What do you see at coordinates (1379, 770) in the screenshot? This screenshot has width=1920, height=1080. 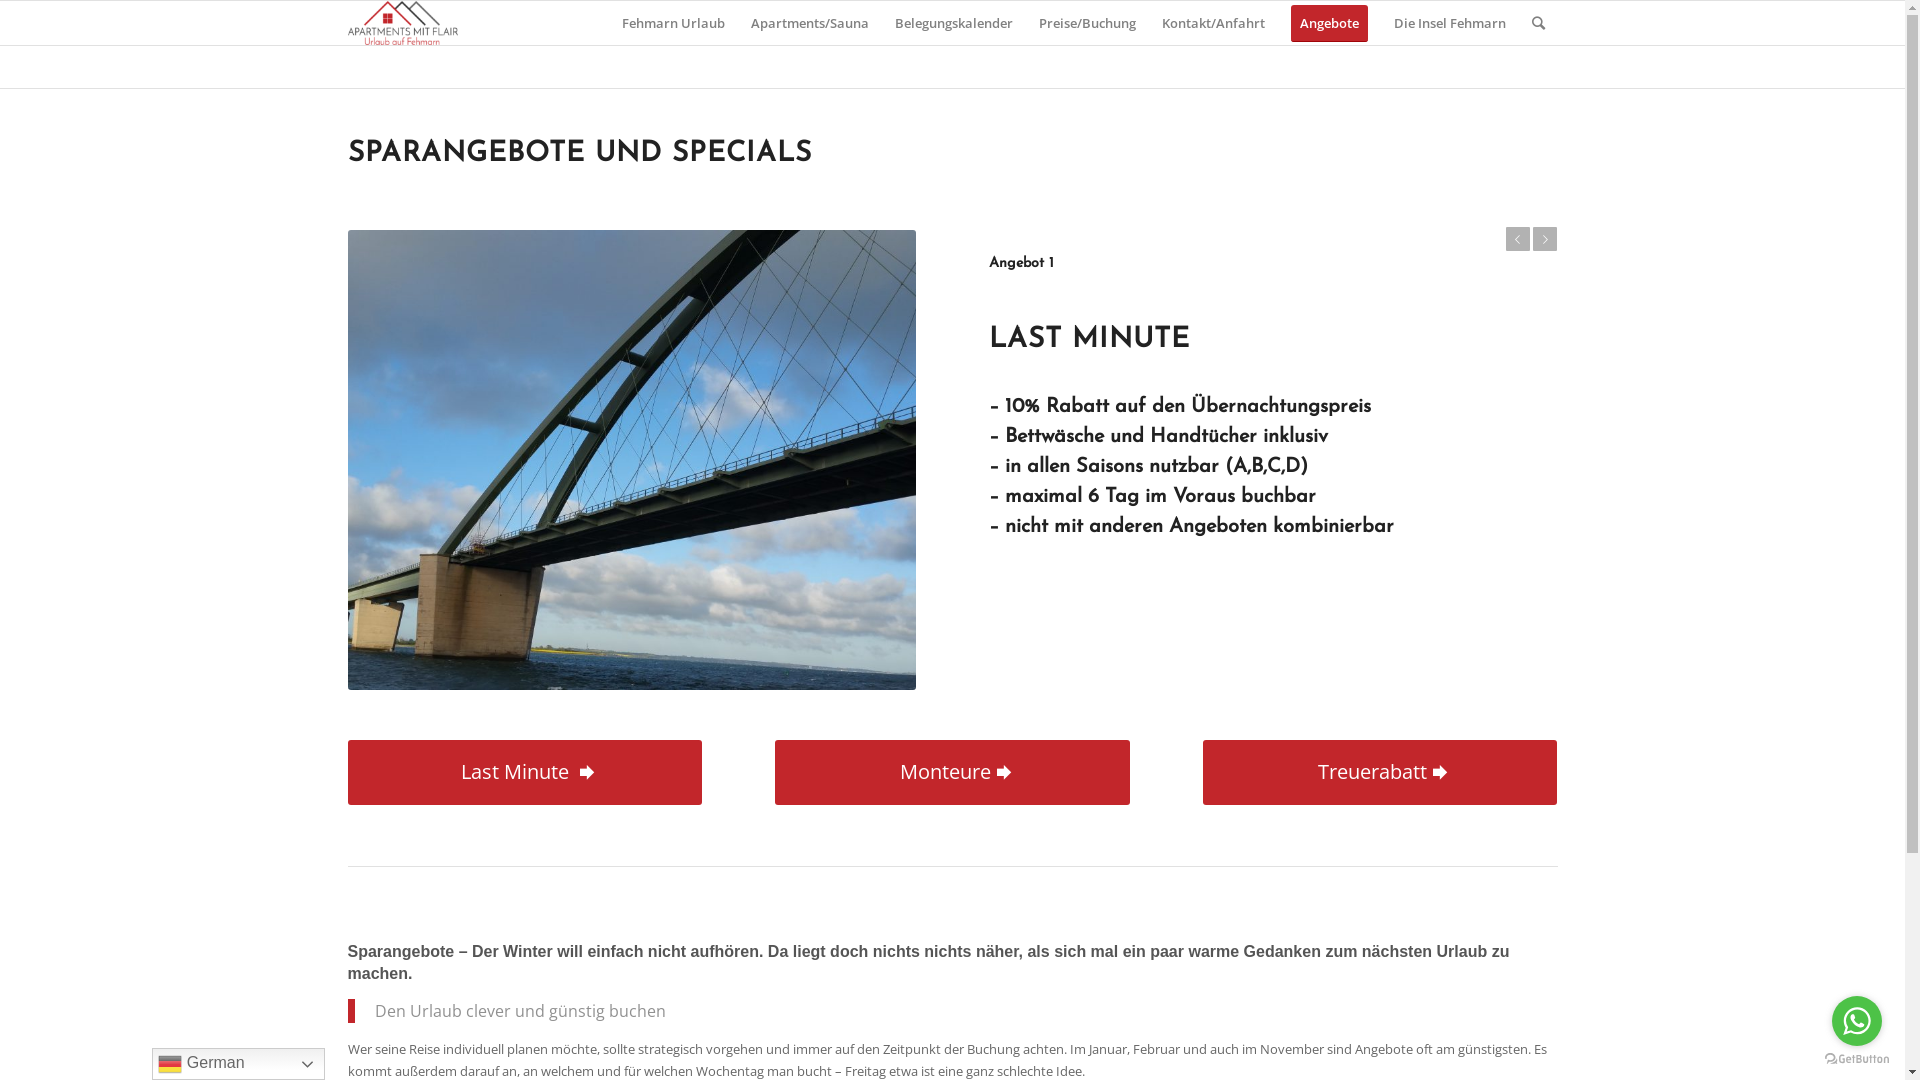 I see `'Treuerabatt'` at bounding box center [1379, 770].